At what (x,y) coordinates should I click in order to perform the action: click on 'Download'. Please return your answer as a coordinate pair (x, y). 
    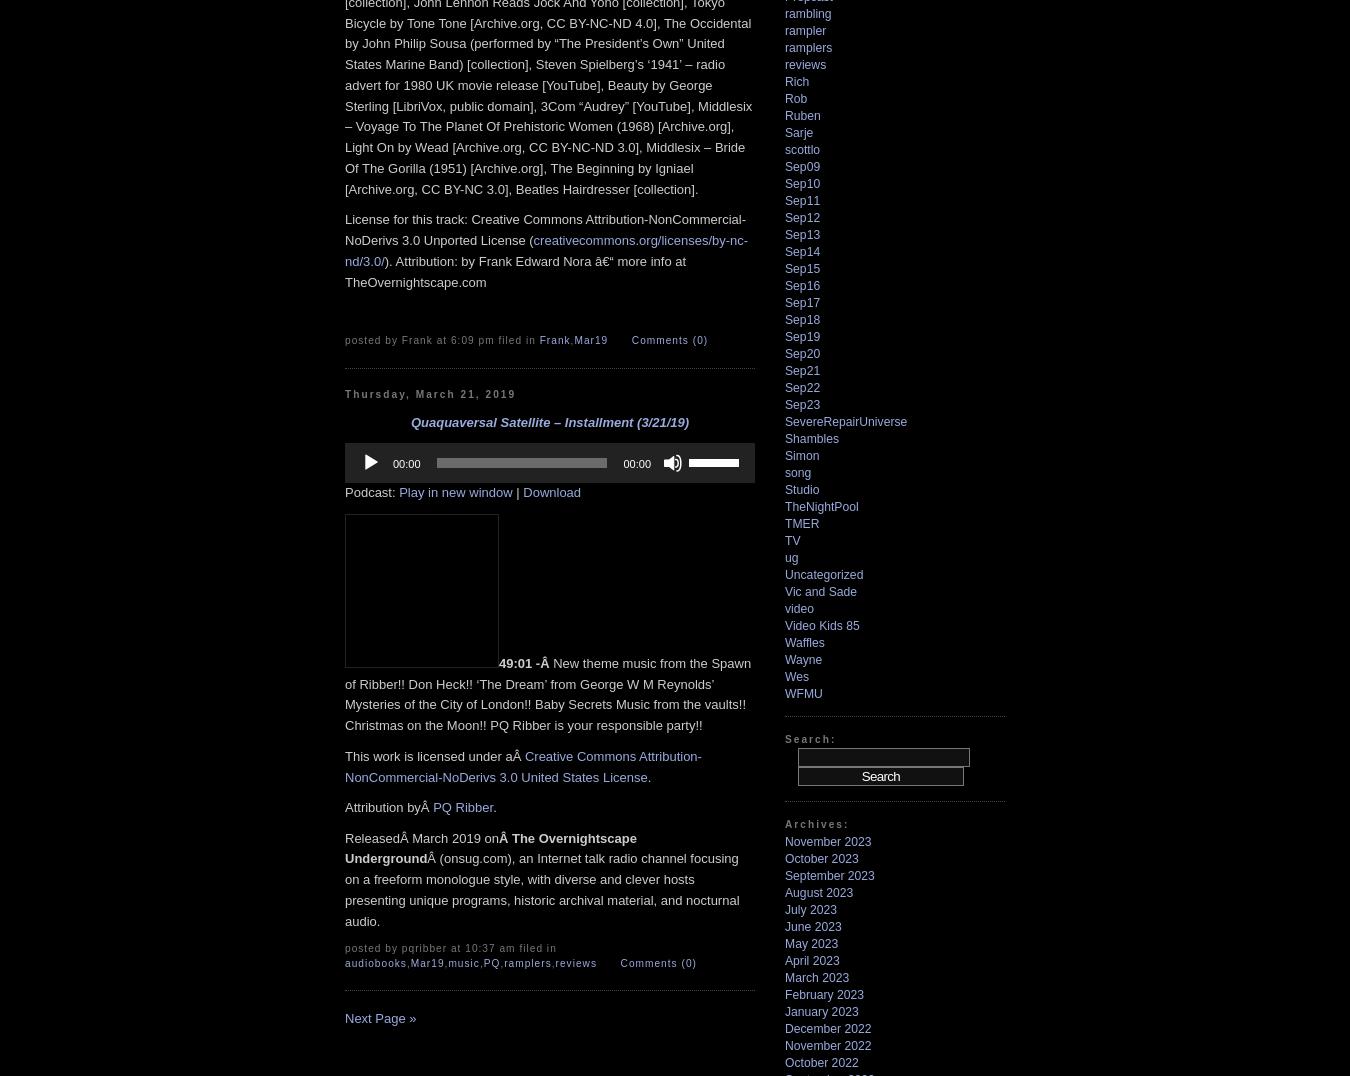
    Looking at the image, I should click on (551, 491).